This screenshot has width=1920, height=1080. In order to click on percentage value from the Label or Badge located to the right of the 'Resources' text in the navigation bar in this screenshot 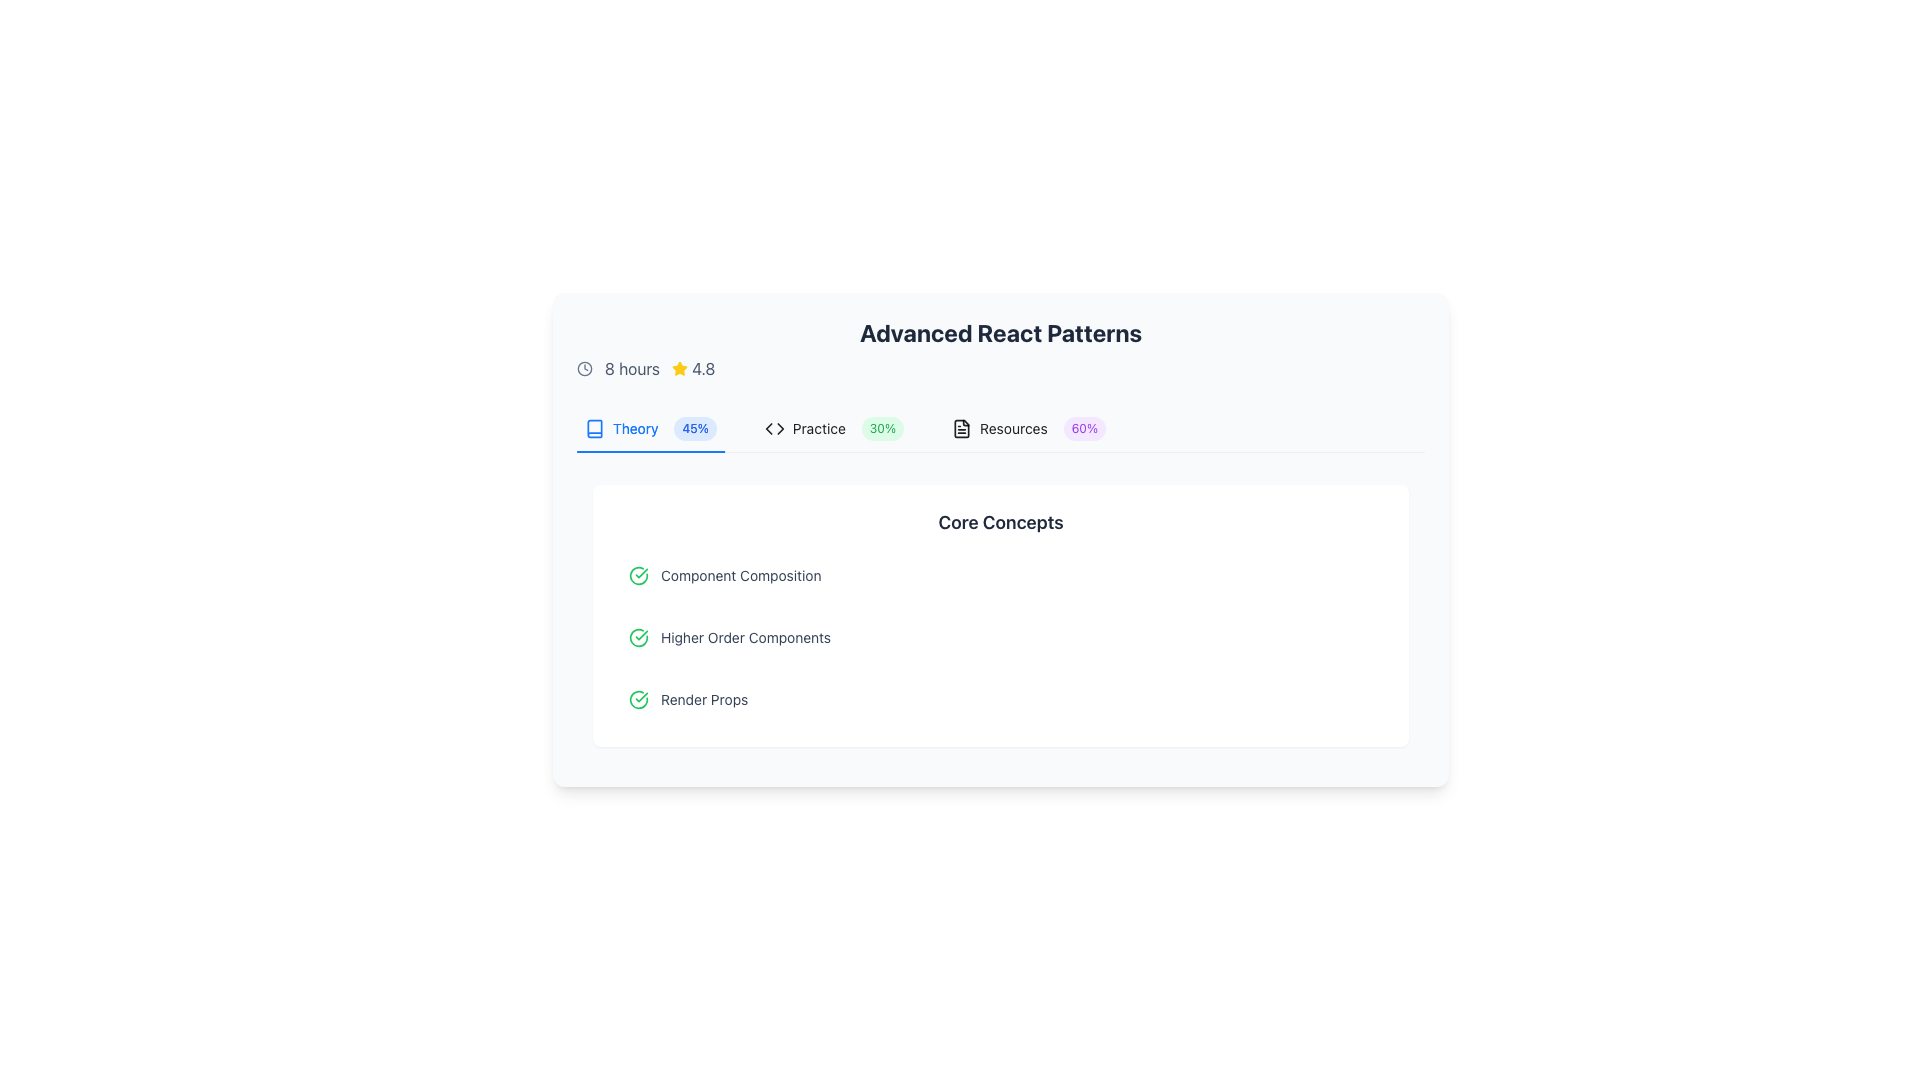, I will do `click(1083, 427)`.